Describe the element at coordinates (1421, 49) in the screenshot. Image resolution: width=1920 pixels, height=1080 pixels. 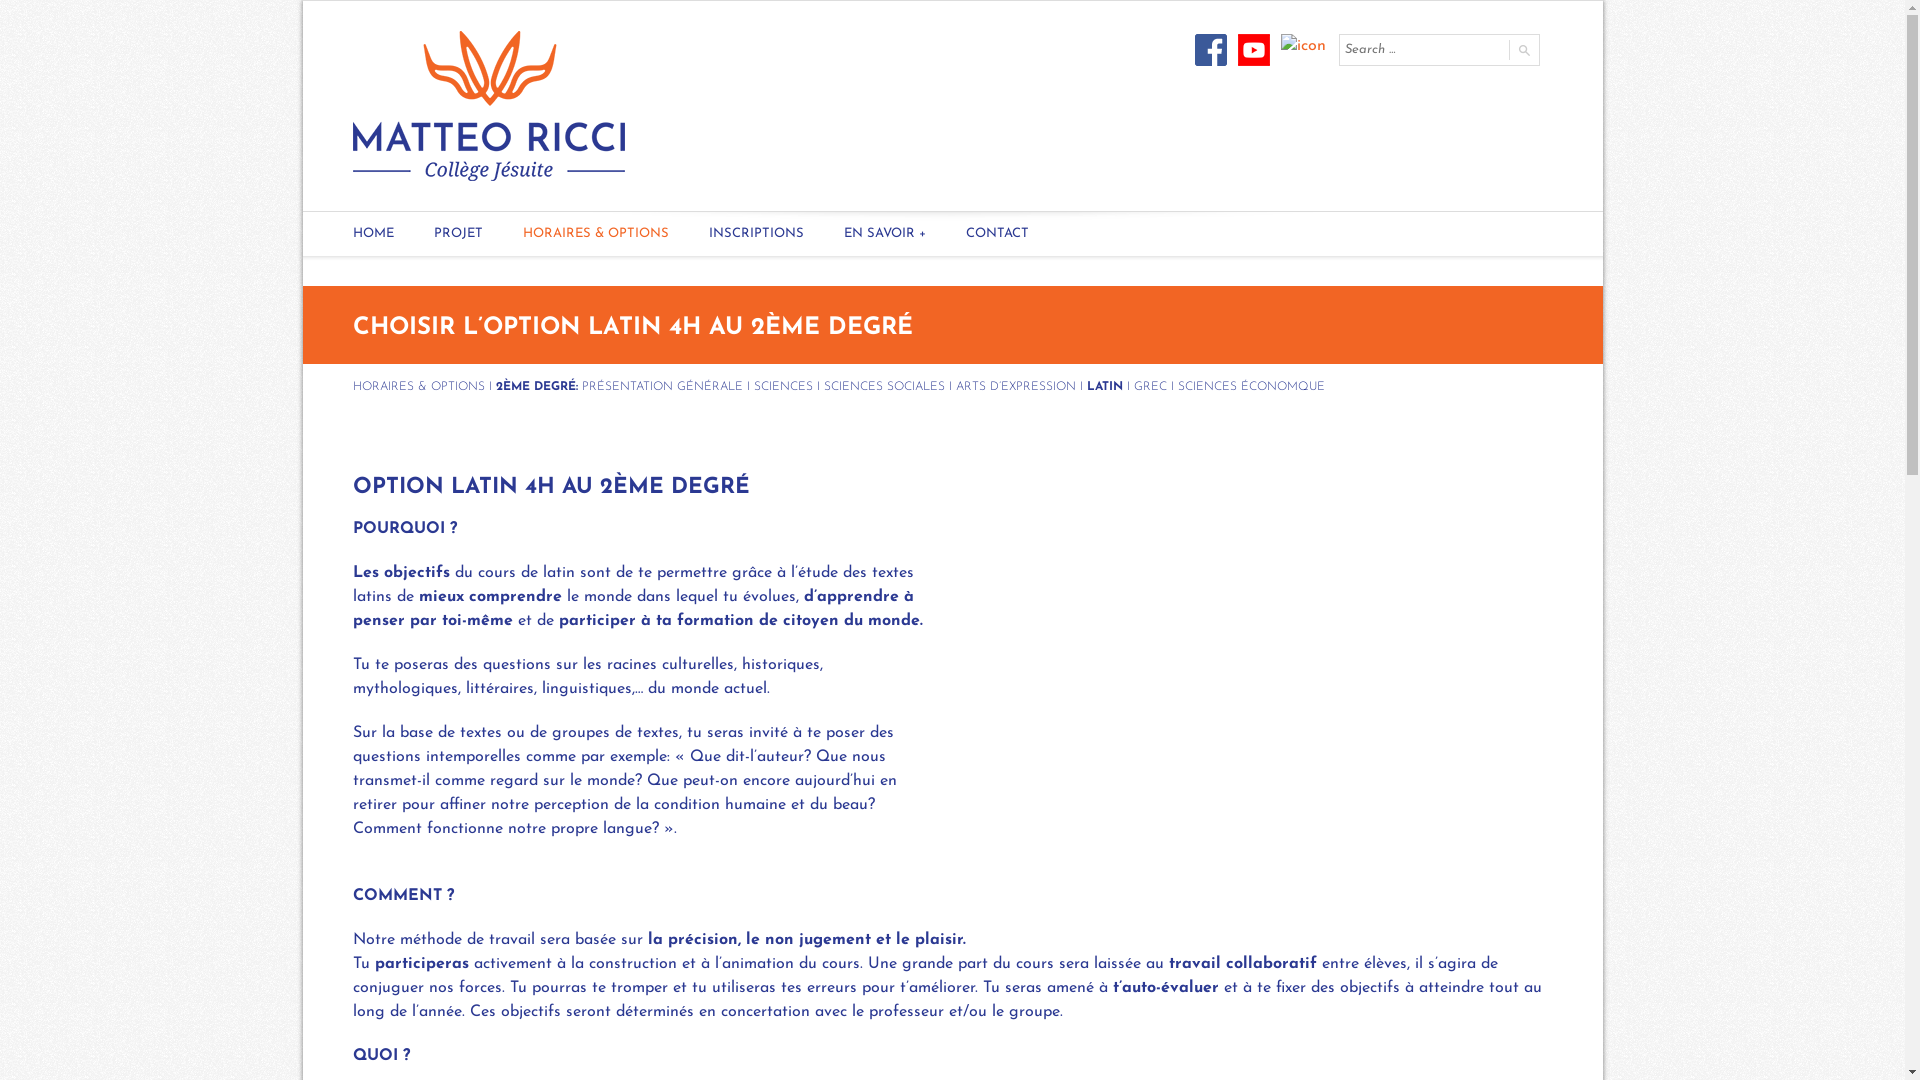
I see `'Search for:'` at that location.